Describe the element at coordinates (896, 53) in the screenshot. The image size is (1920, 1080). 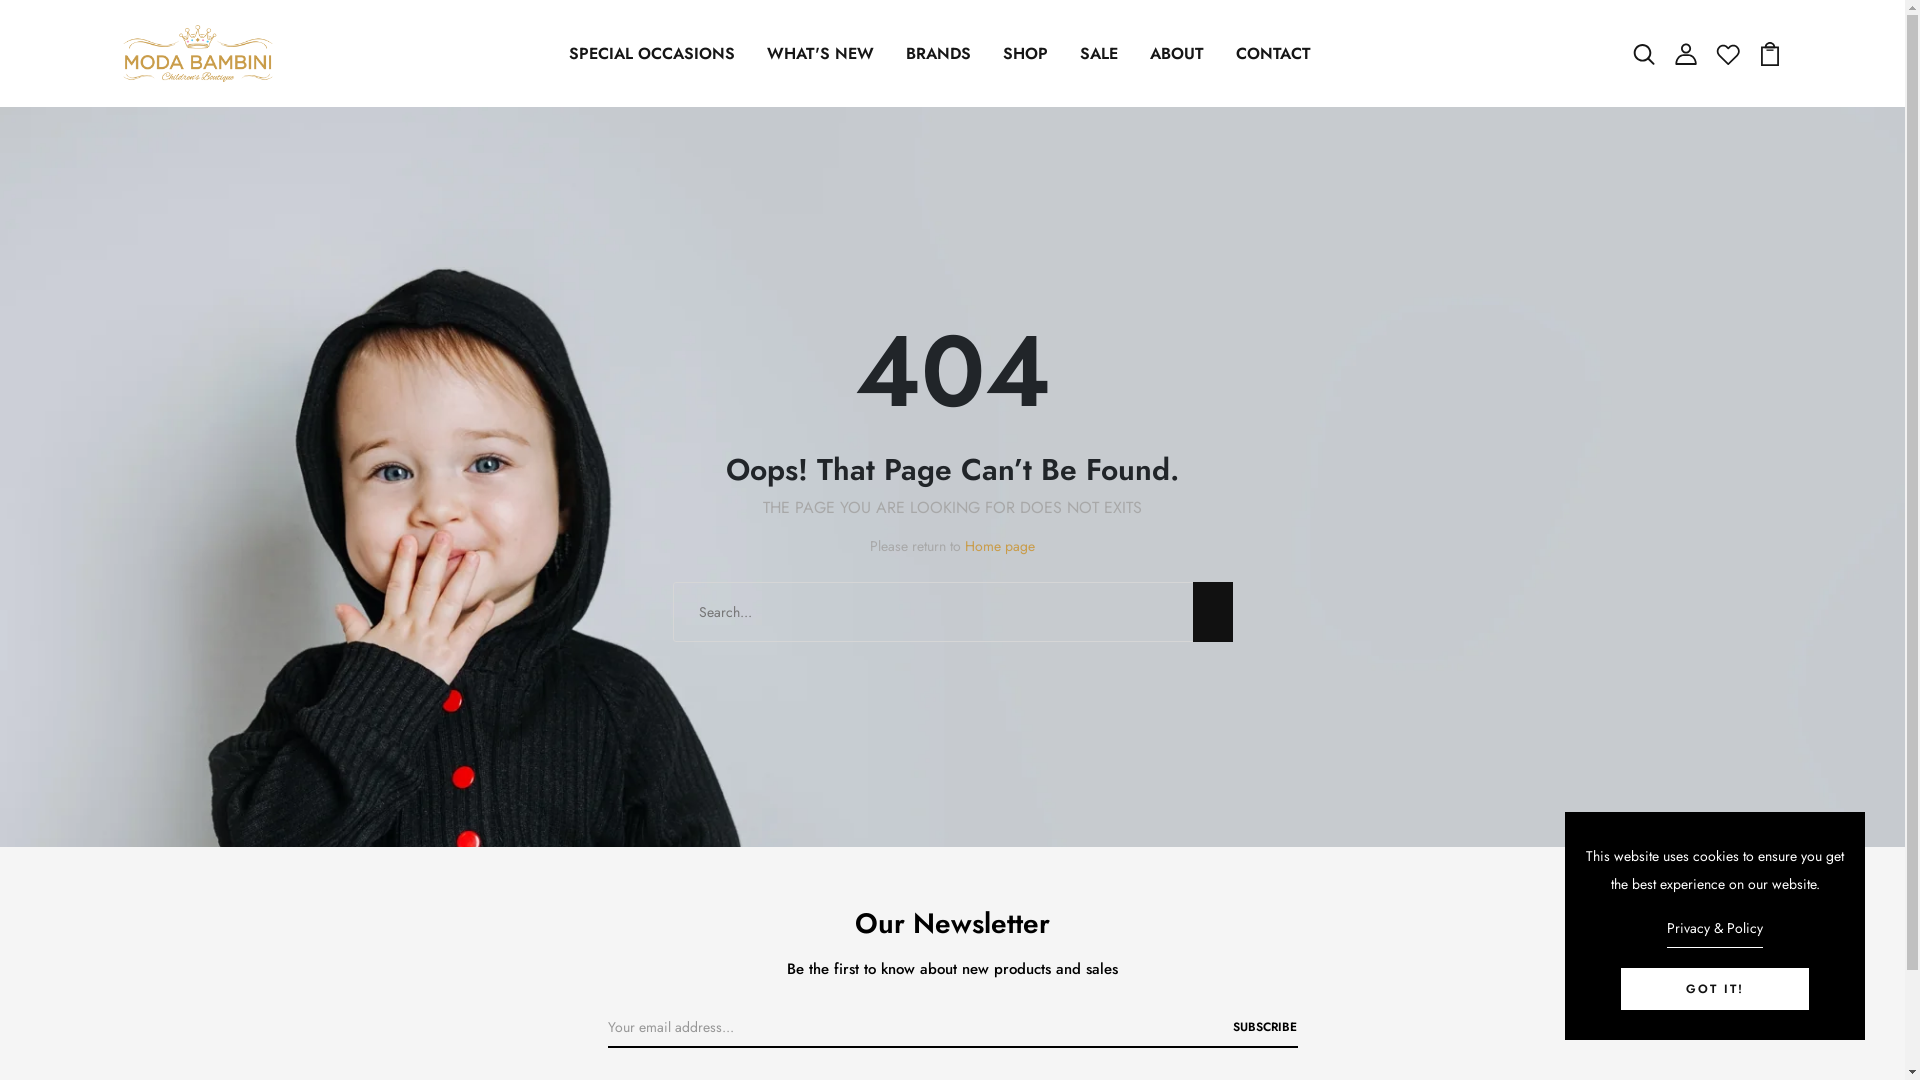
I see `'BRANDS'` at that location.